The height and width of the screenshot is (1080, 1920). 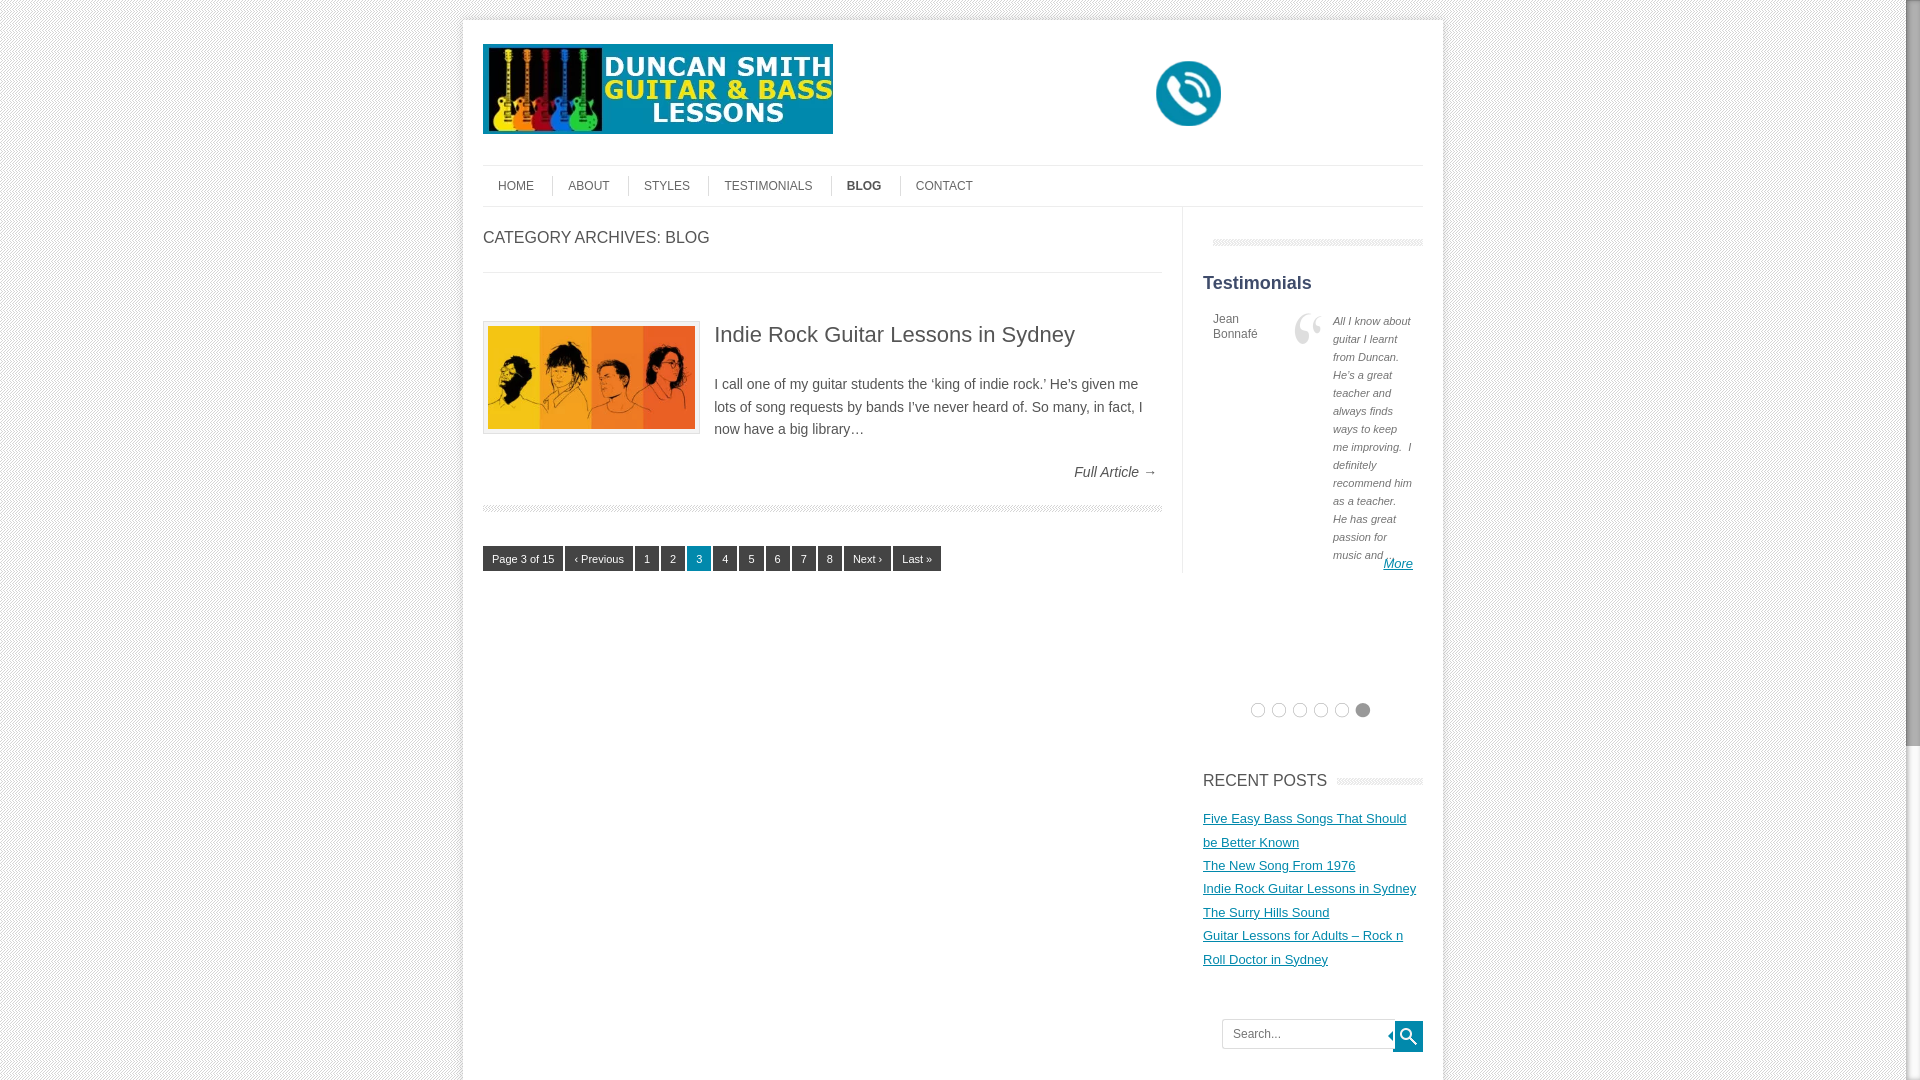 I want to click on 'Search', so click(x=1406, y=1035).